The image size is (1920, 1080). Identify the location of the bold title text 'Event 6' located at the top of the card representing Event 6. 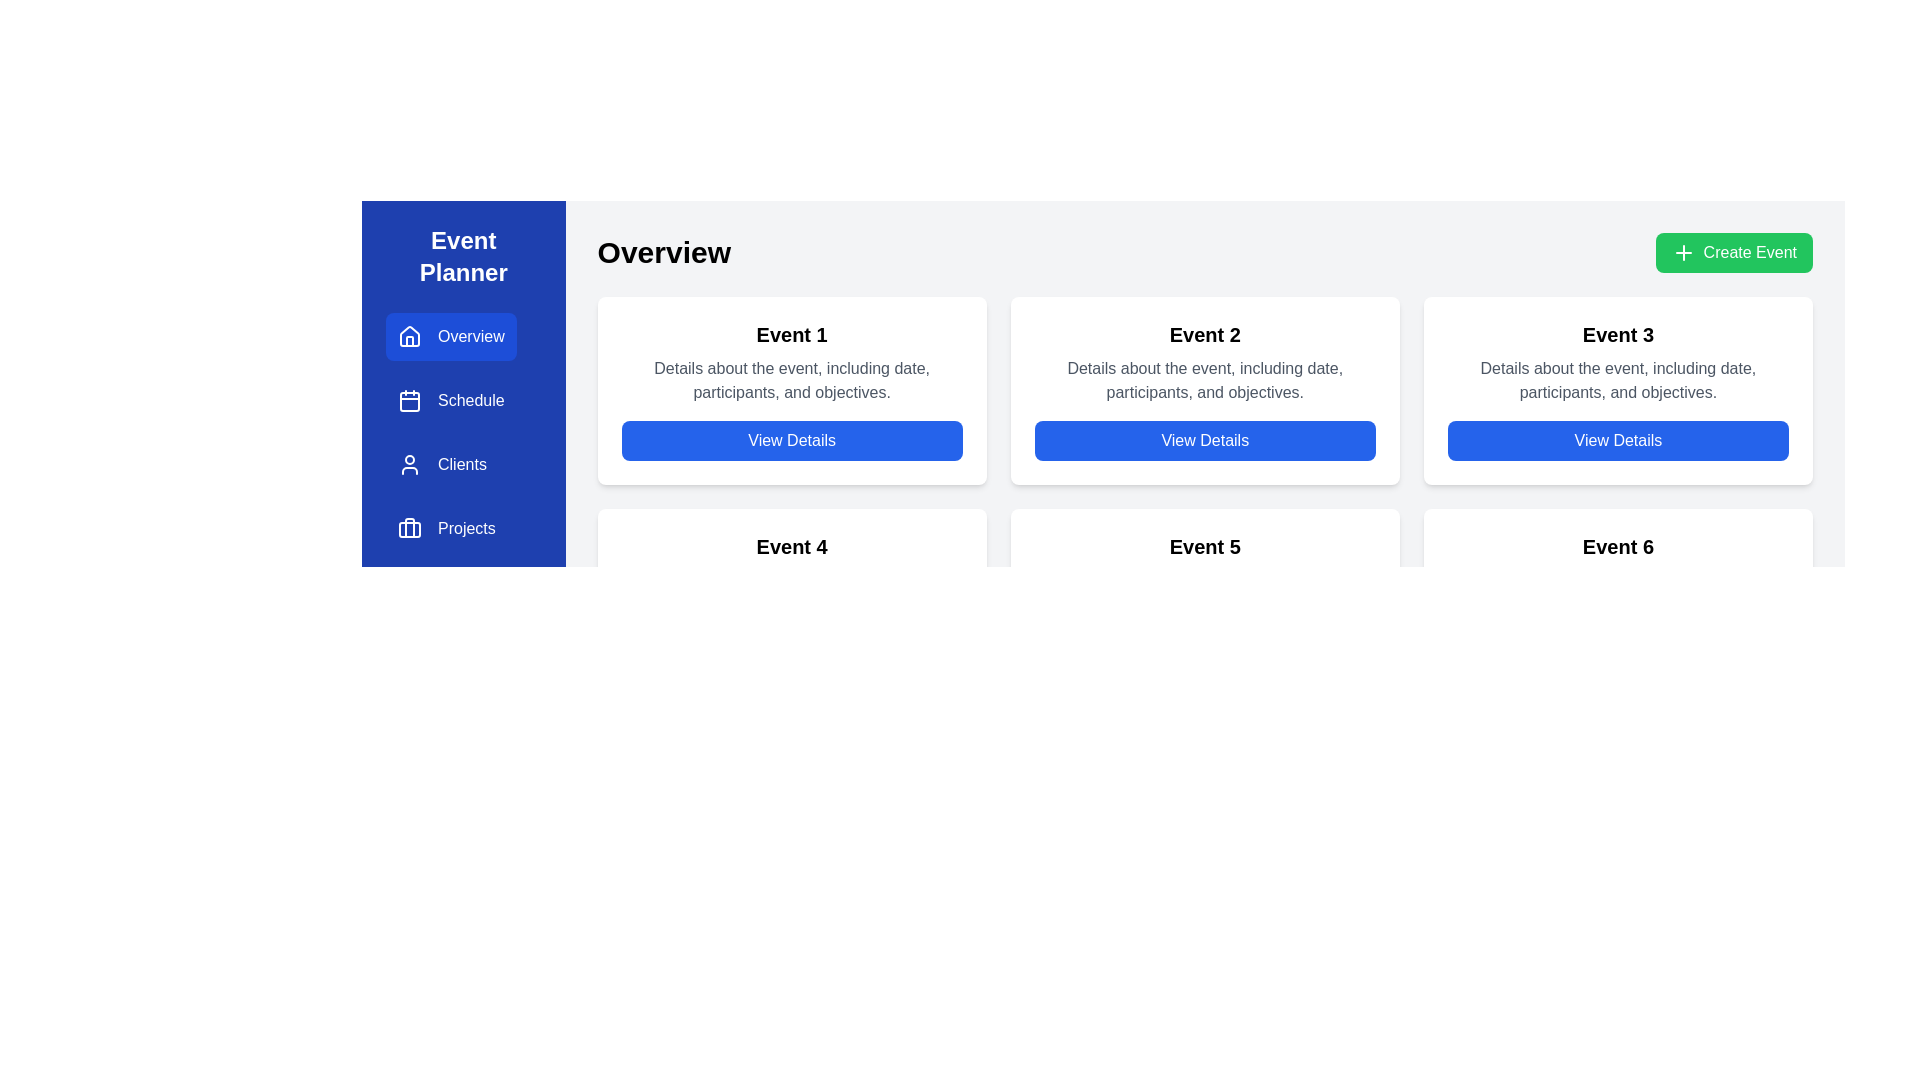
(1618, 547).